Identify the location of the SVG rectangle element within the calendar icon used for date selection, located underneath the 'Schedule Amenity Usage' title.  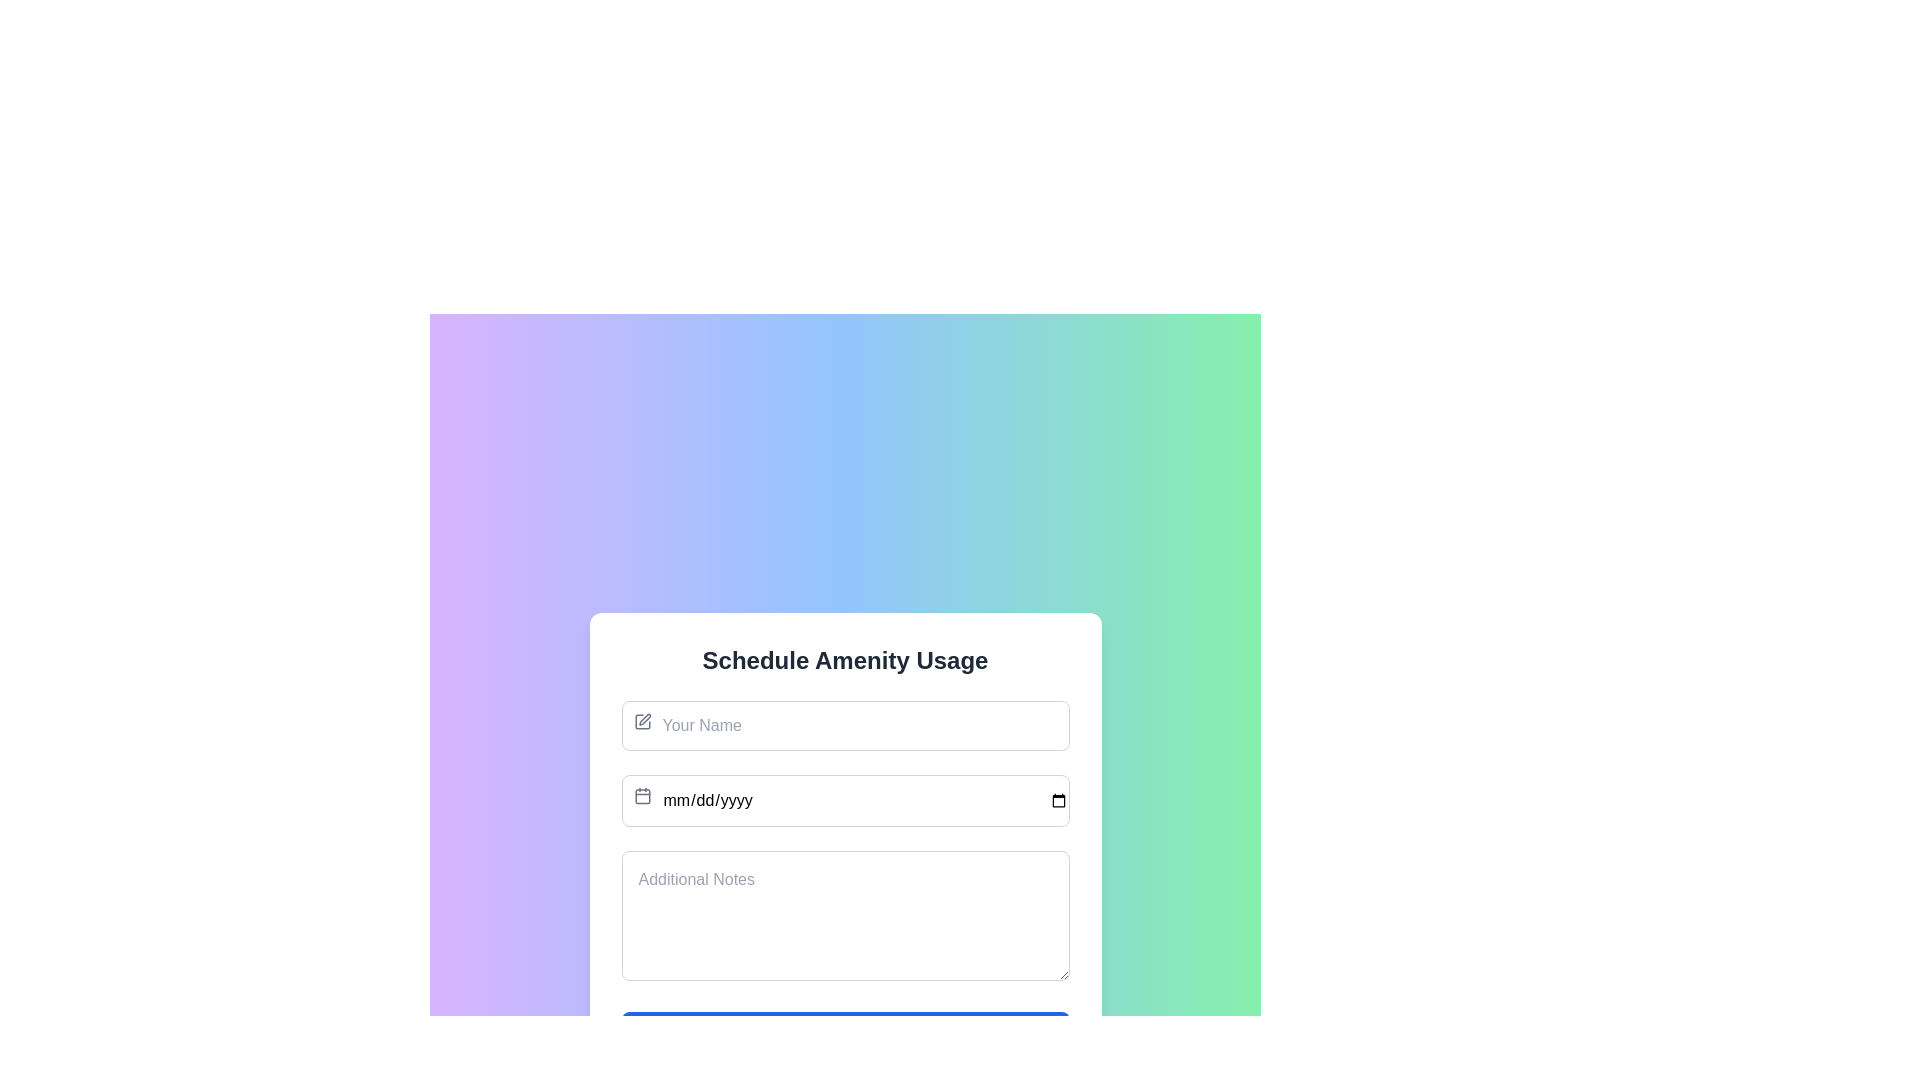
(642, 795).